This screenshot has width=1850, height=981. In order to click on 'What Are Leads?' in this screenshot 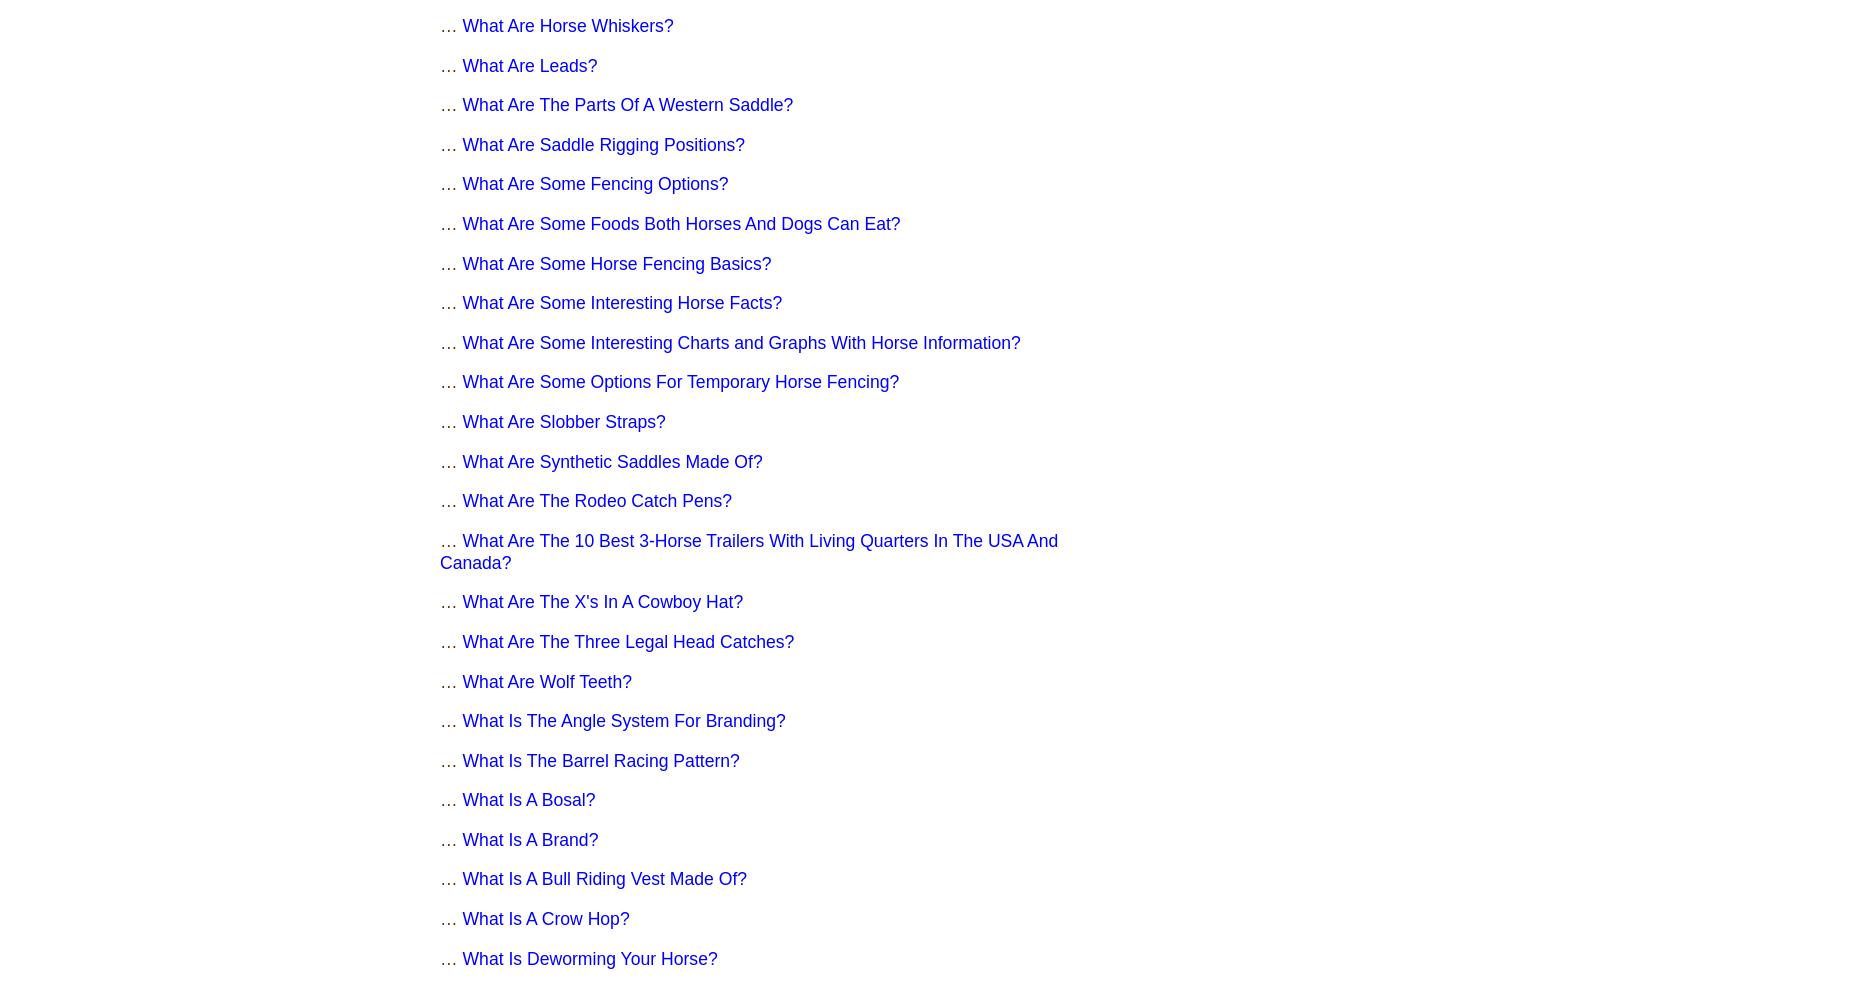, I will do `click(529, 64)`.